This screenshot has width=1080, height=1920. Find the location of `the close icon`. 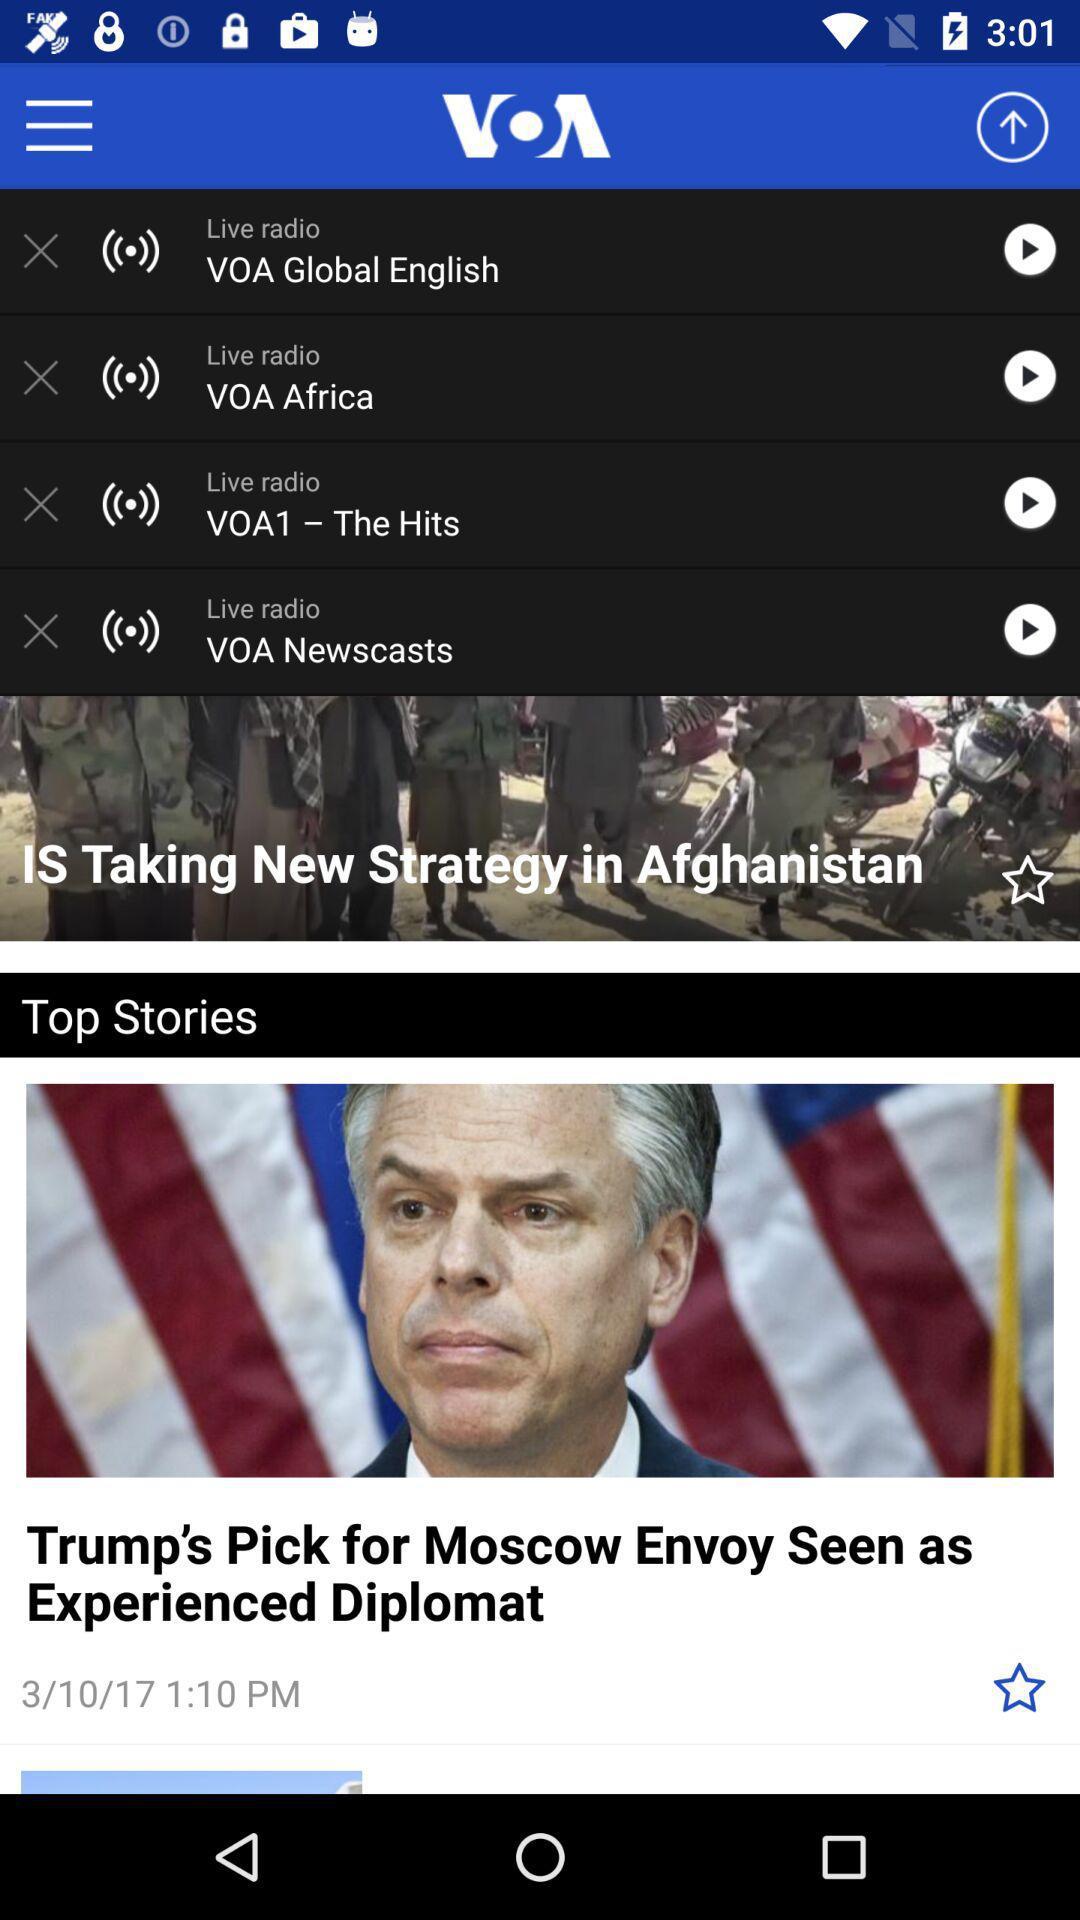

the close icon is located at coordinates (50, 504).